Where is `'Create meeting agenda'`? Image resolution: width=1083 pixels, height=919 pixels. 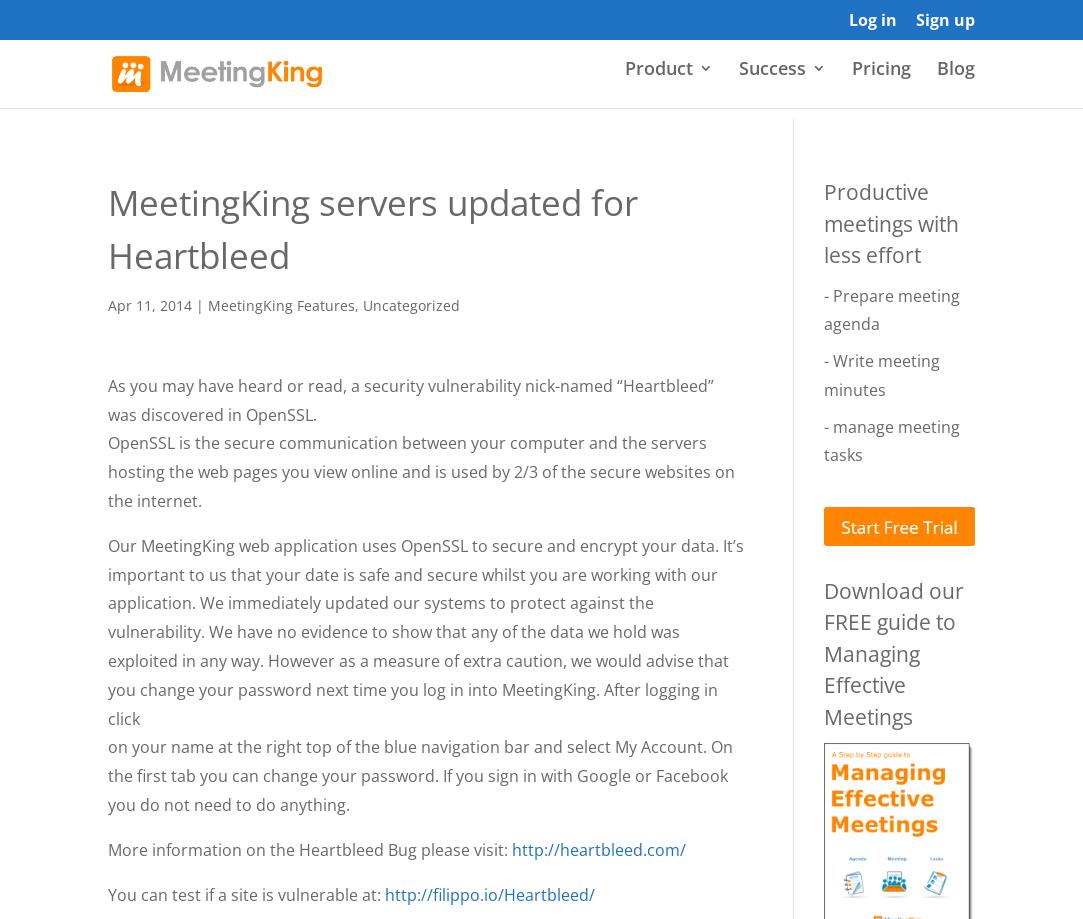 'Create meeting agenda' is located at coordinates (729, 282).